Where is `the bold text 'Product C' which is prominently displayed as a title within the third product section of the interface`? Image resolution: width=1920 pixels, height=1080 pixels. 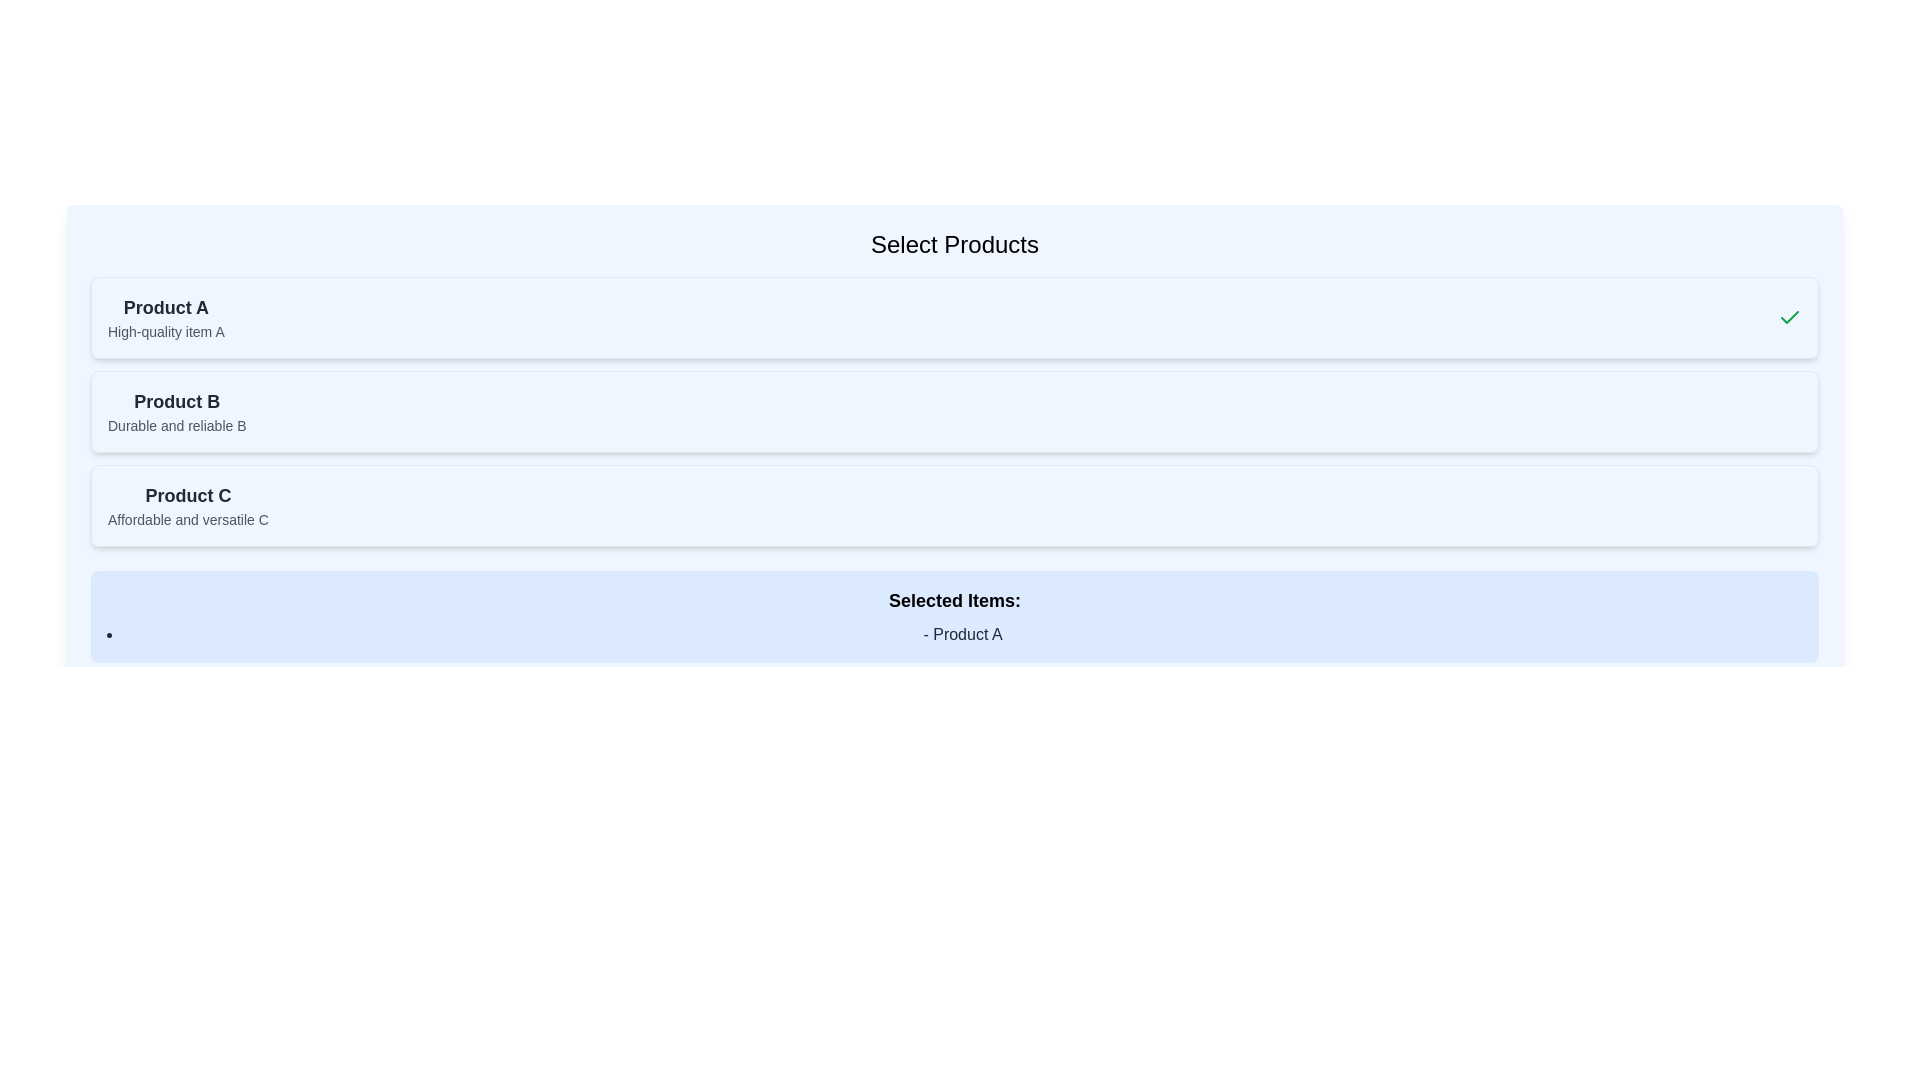 the bold text 'Product C' which is prominently displayed as a title within the third product section of the interface is located at coordinates (188, 495).